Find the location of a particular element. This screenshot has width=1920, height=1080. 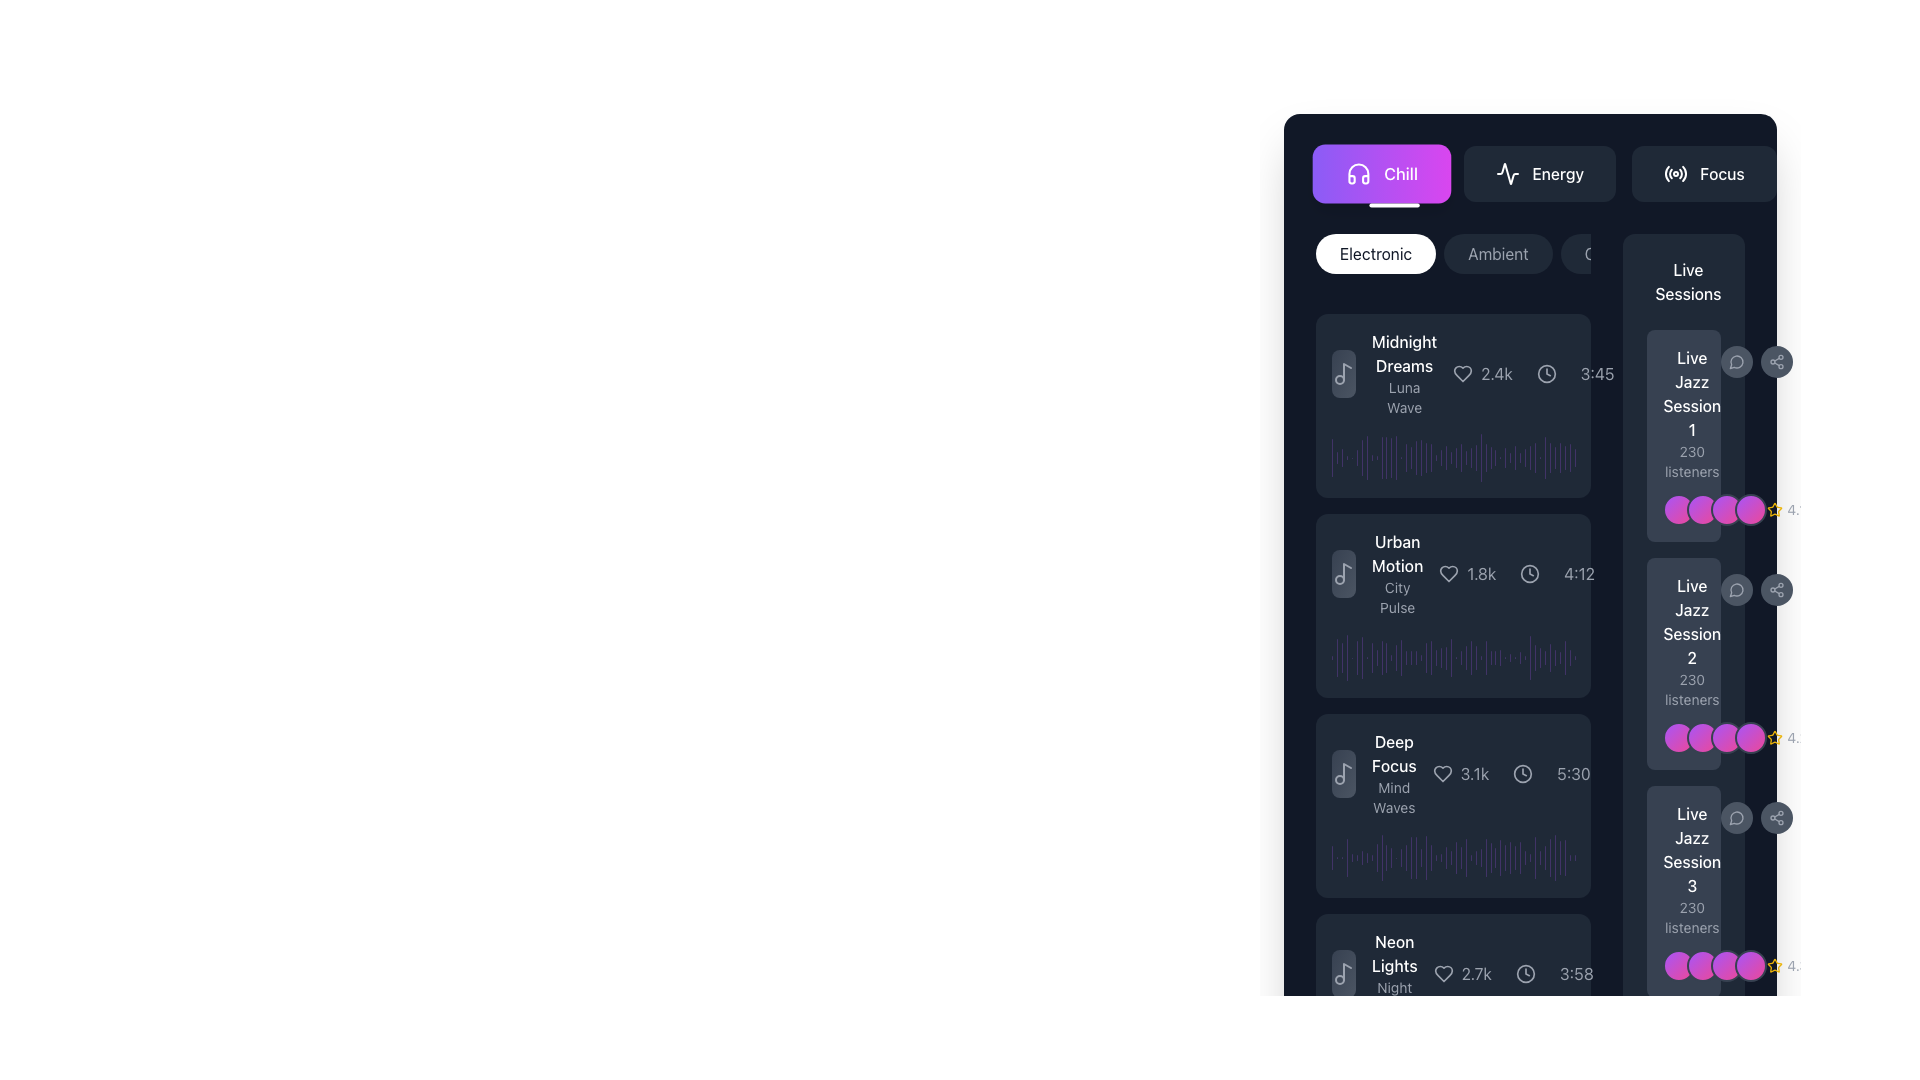

the 29th vertical bar in the visualizer diagram located at the bottom of the sidebar interface is located at coordinates (1476, 658).